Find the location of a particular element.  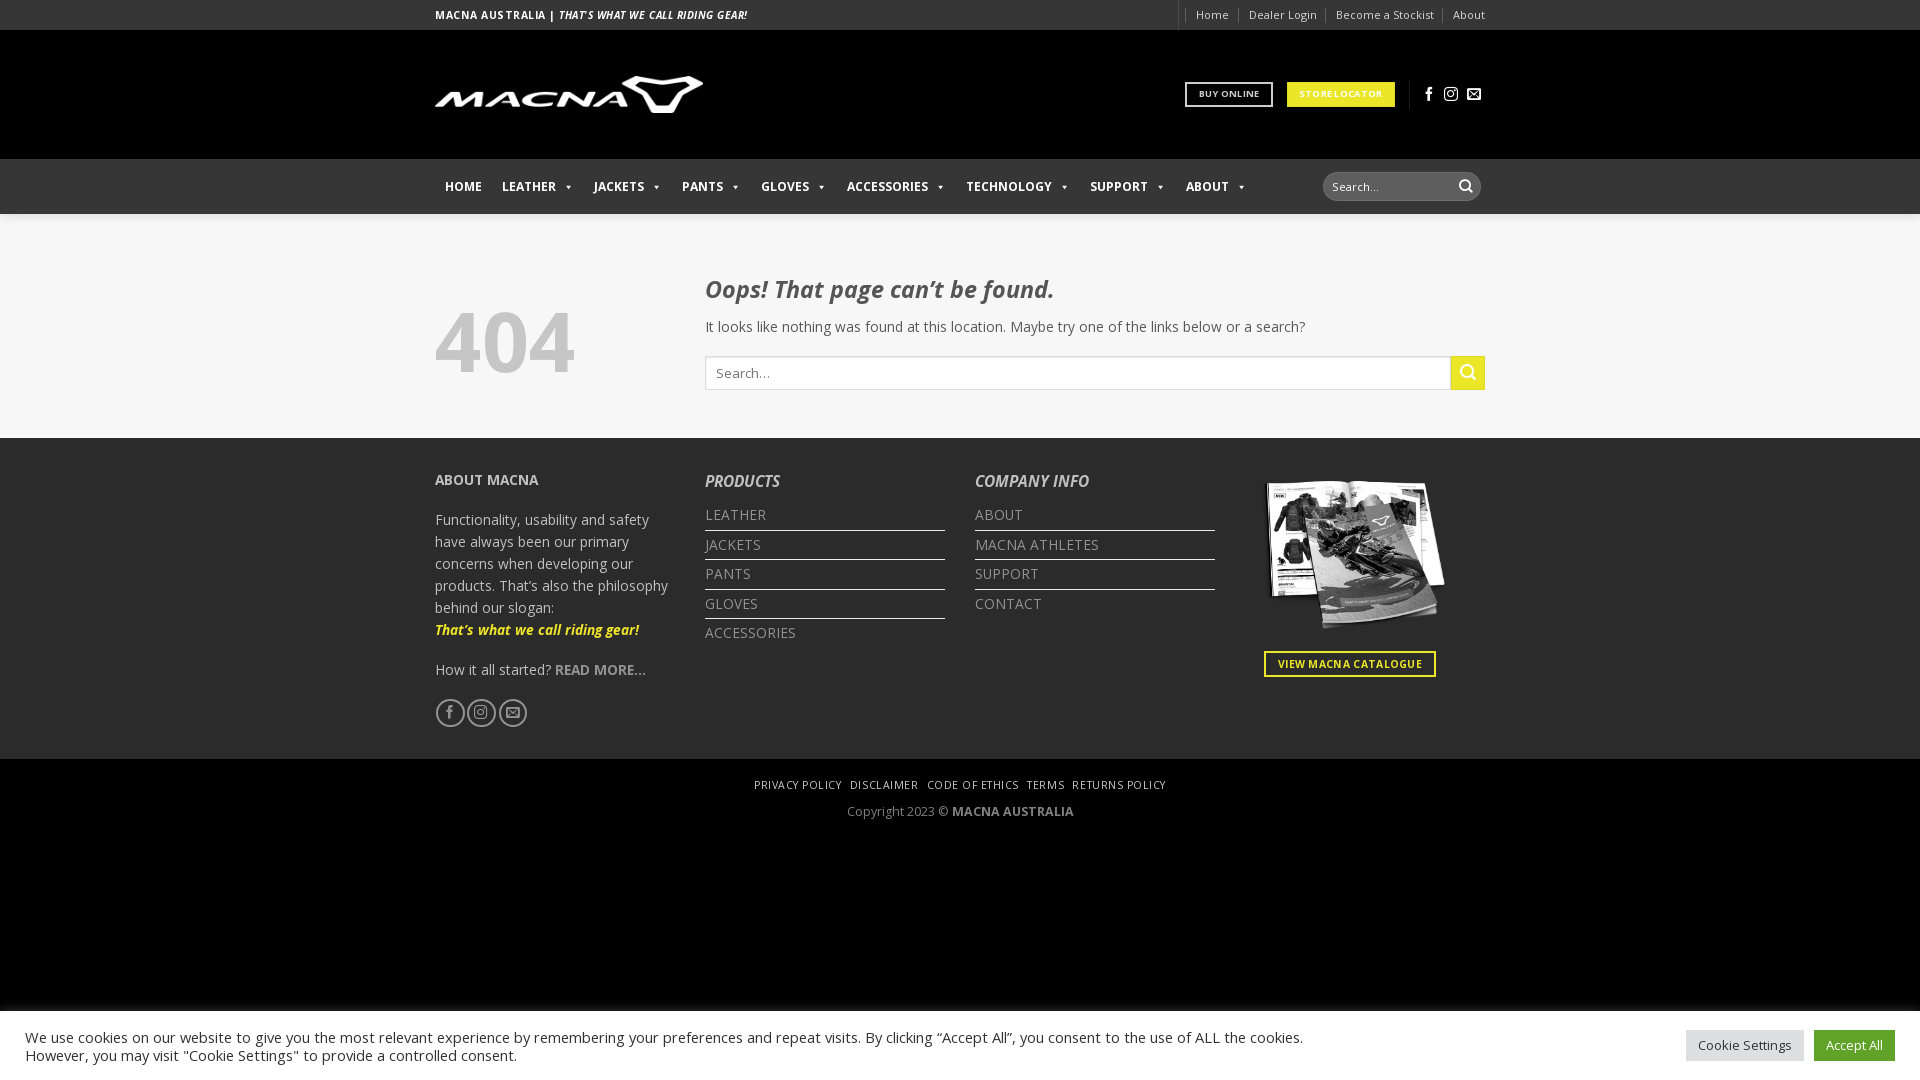

'ACCESSORIES' is located at coordinates (749, 633).